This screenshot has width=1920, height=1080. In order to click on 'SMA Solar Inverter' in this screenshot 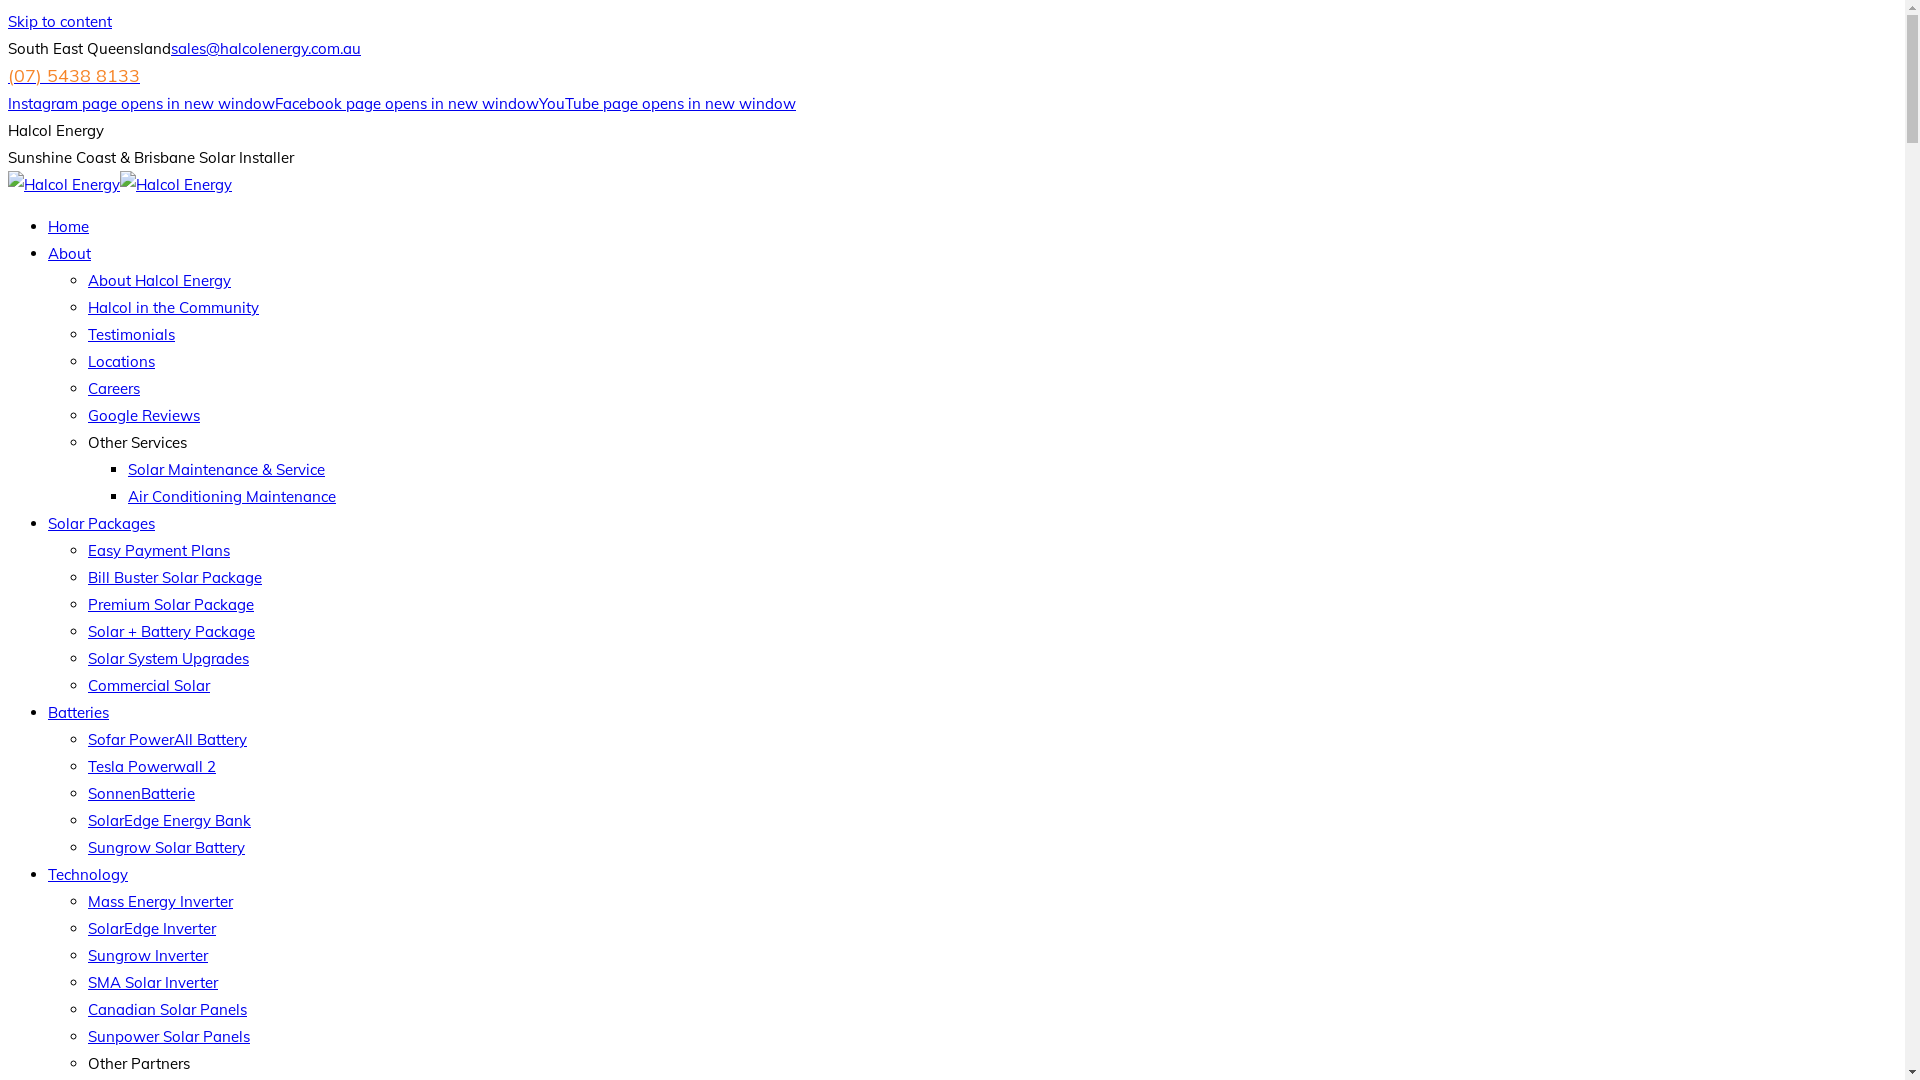, I will do `click(152, 981)`.